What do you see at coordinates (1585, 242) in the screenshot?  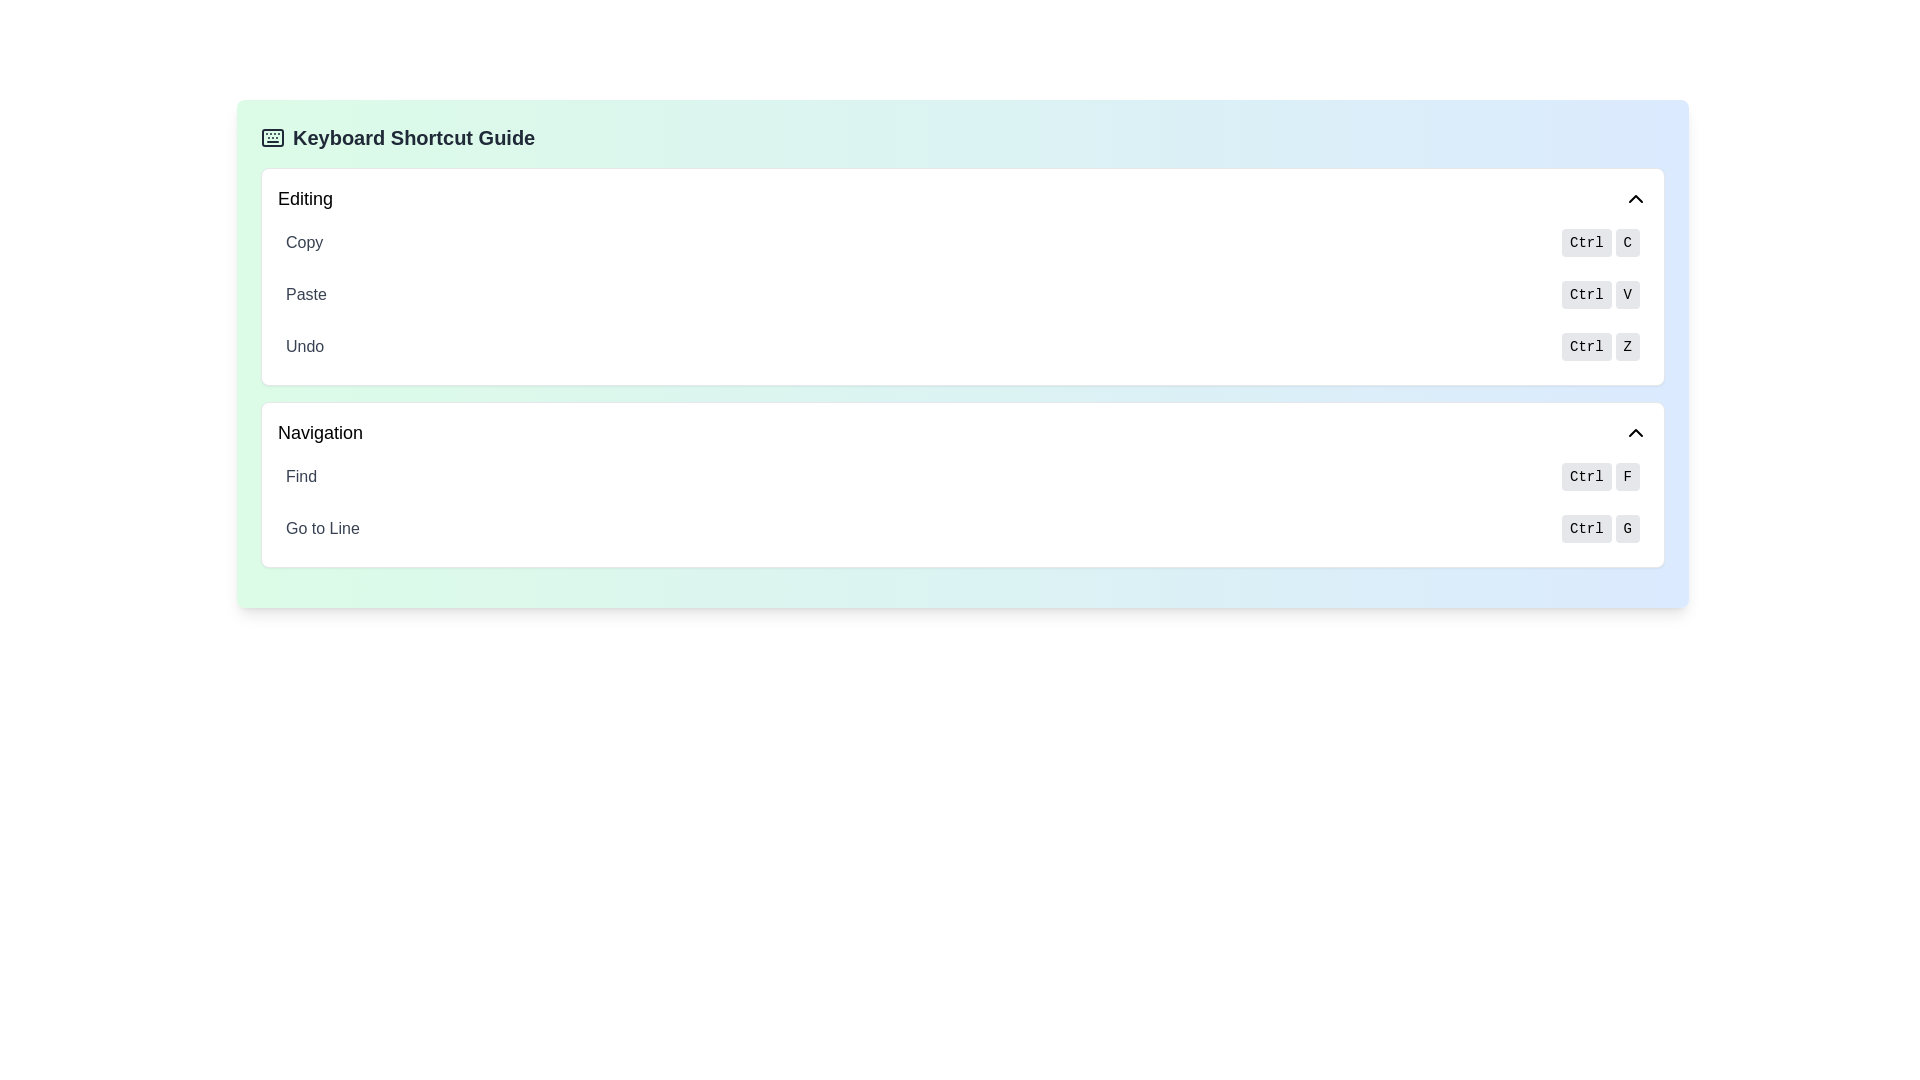 I see `the 'Ctrl' label, which is styled with a gray background and rounded corners, located on the right side of the 'Copy' instruction in the Keyboard Shortcut Guide section` at bounding box center [1585, 242].